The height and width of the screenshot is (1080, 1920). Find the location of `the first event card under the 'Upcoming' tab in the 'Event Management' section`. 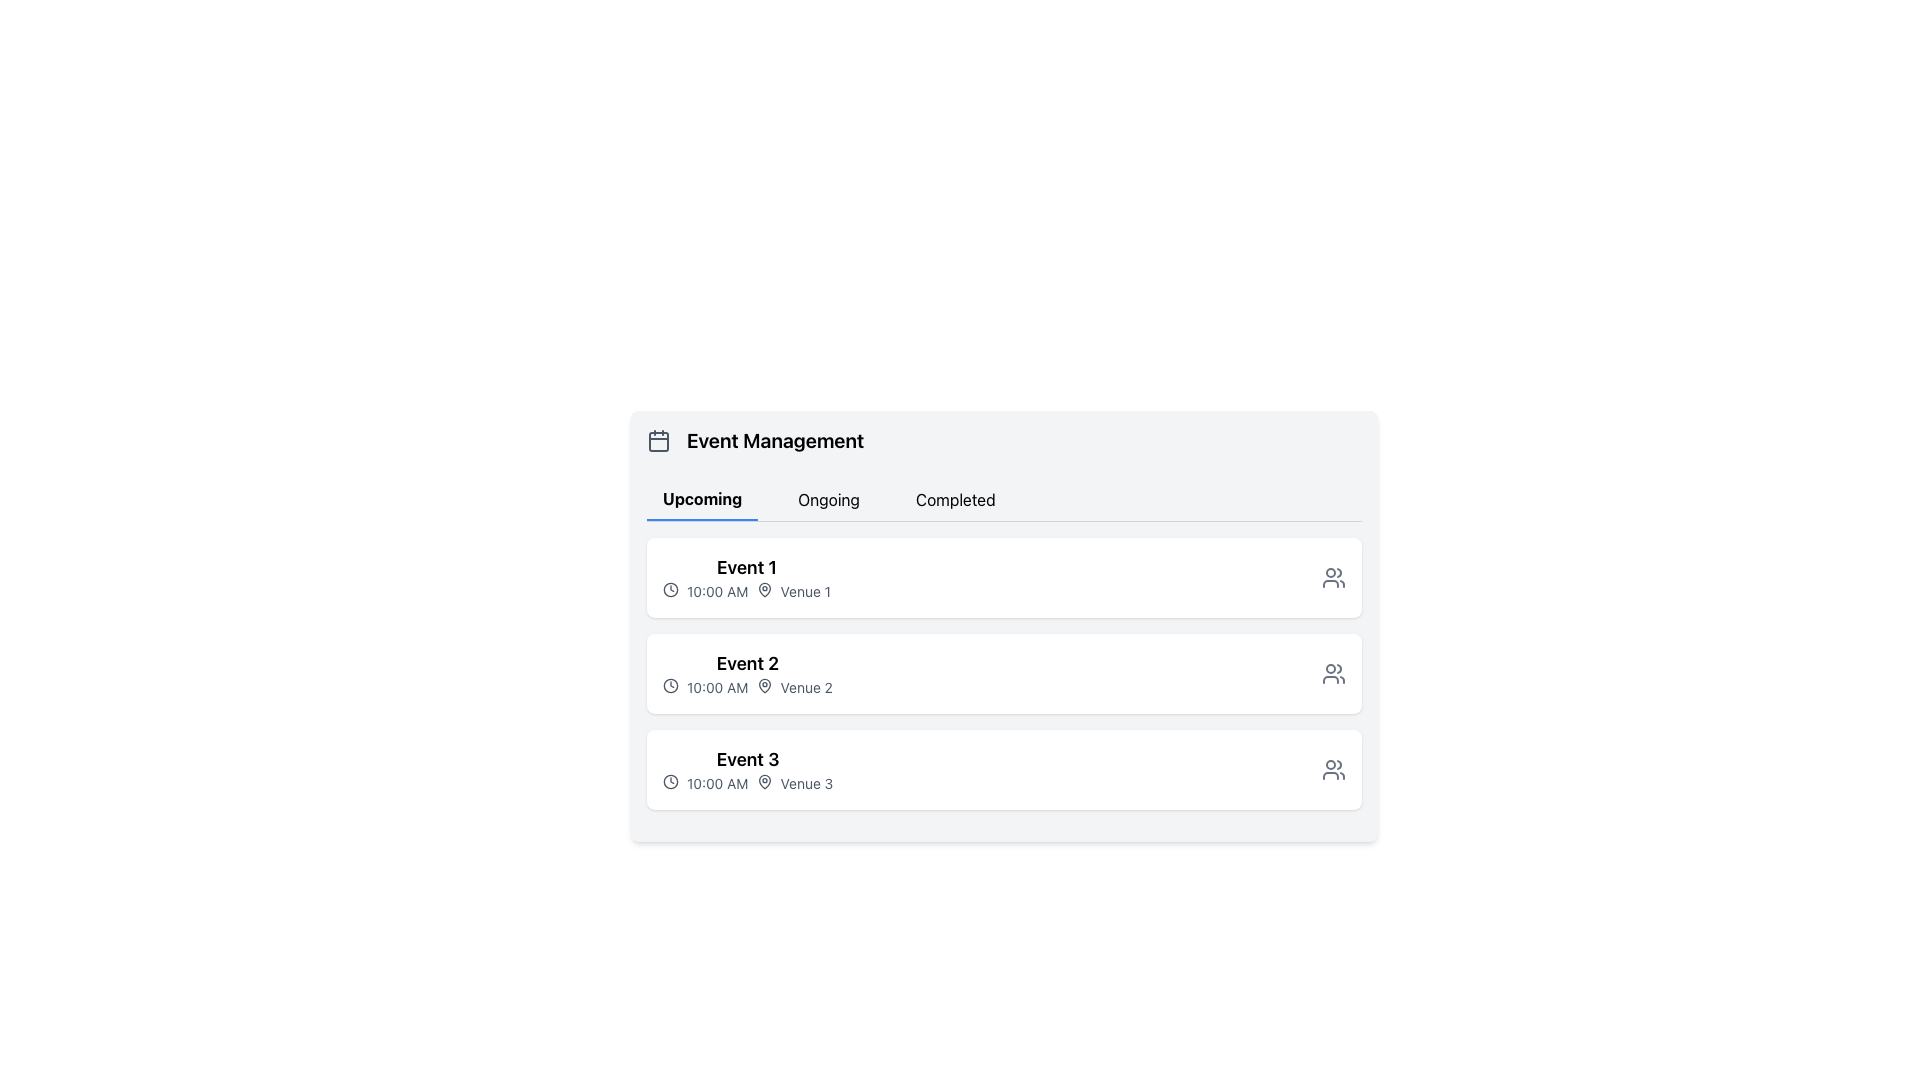

the first event card under the 'Upcoming' tab in the 'Event Management' section is located at coordinates (1004, 578).